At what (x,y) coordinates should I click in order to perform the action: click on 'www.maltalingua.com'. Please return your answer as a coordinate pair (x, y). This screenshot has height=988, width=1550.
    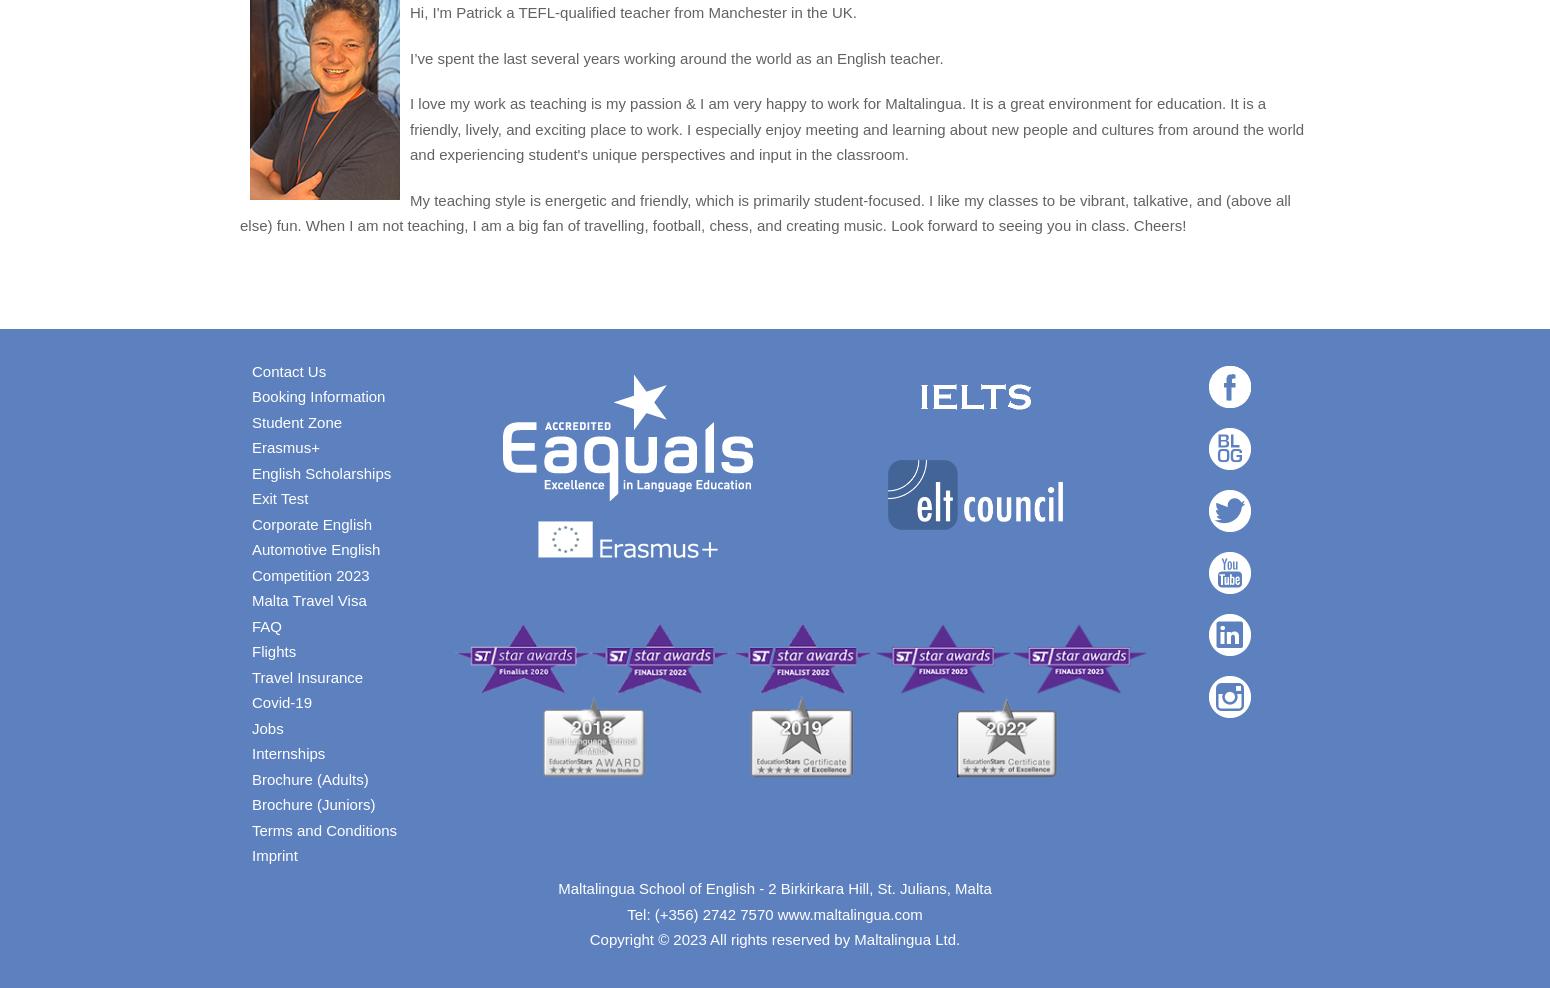
    Looking at the image, I should click on (848, 912).